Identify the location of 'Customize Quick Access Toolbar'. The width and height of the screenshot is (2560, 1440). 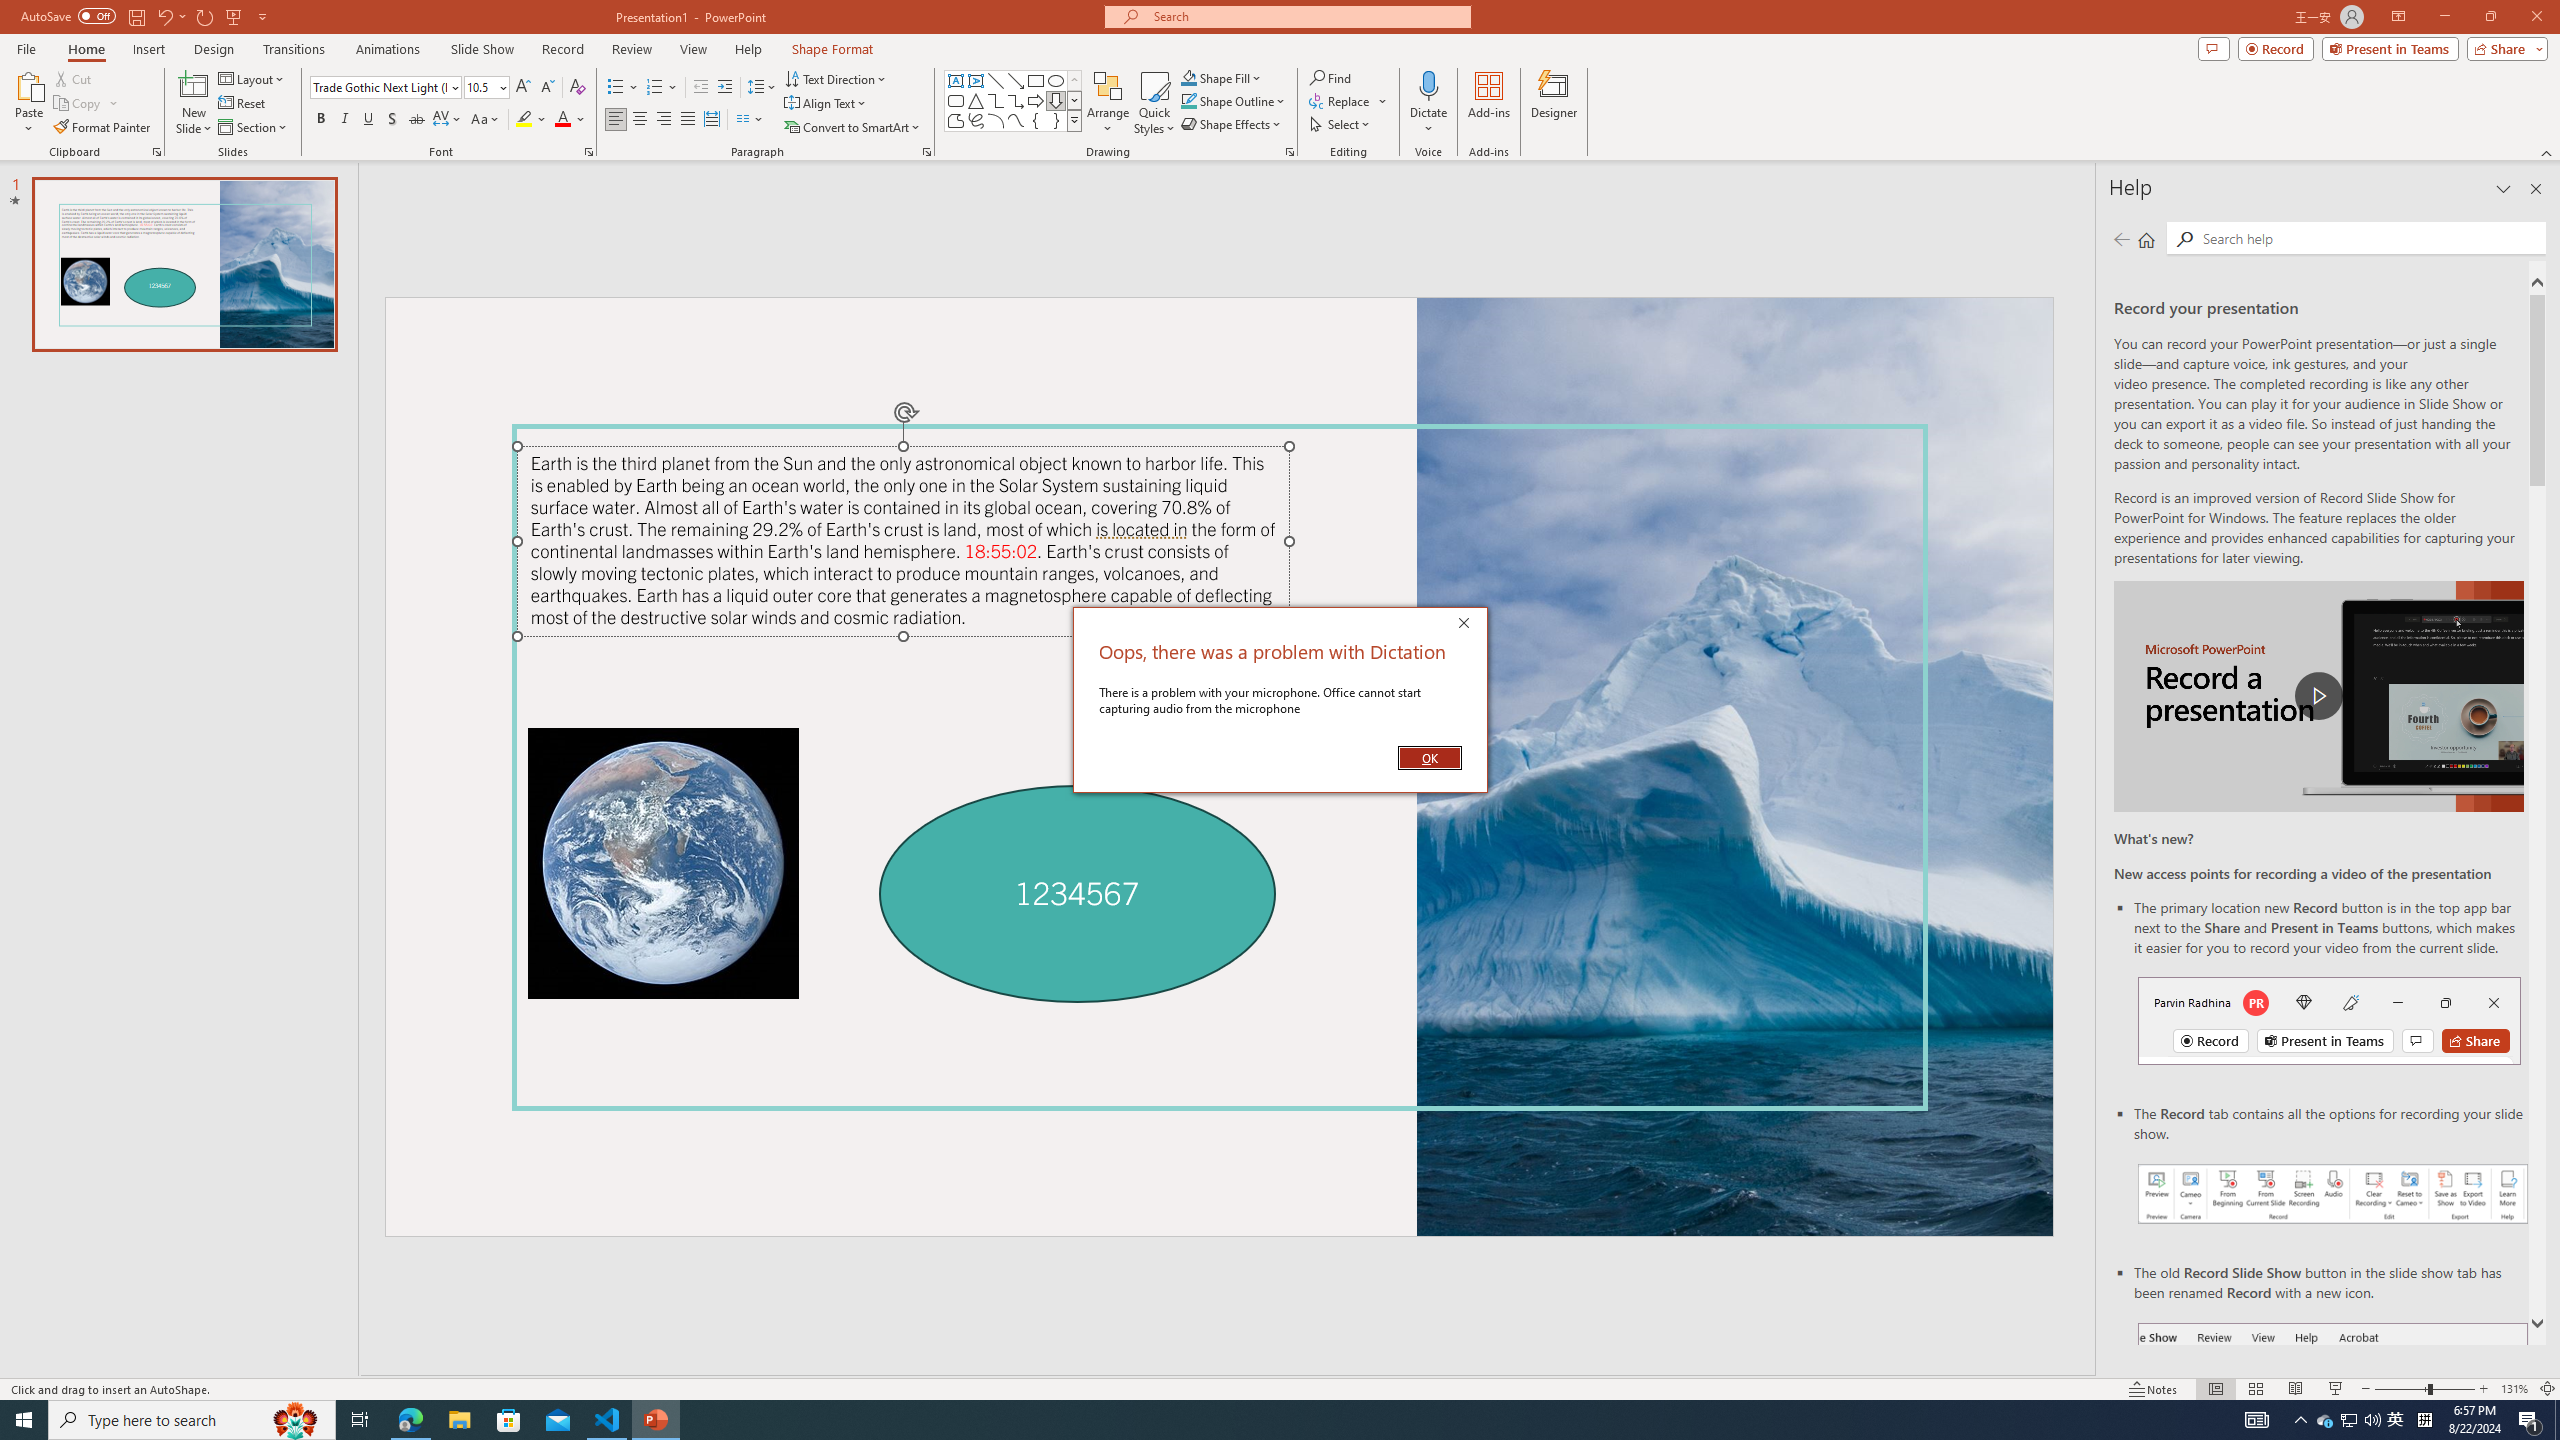
(261, 15).